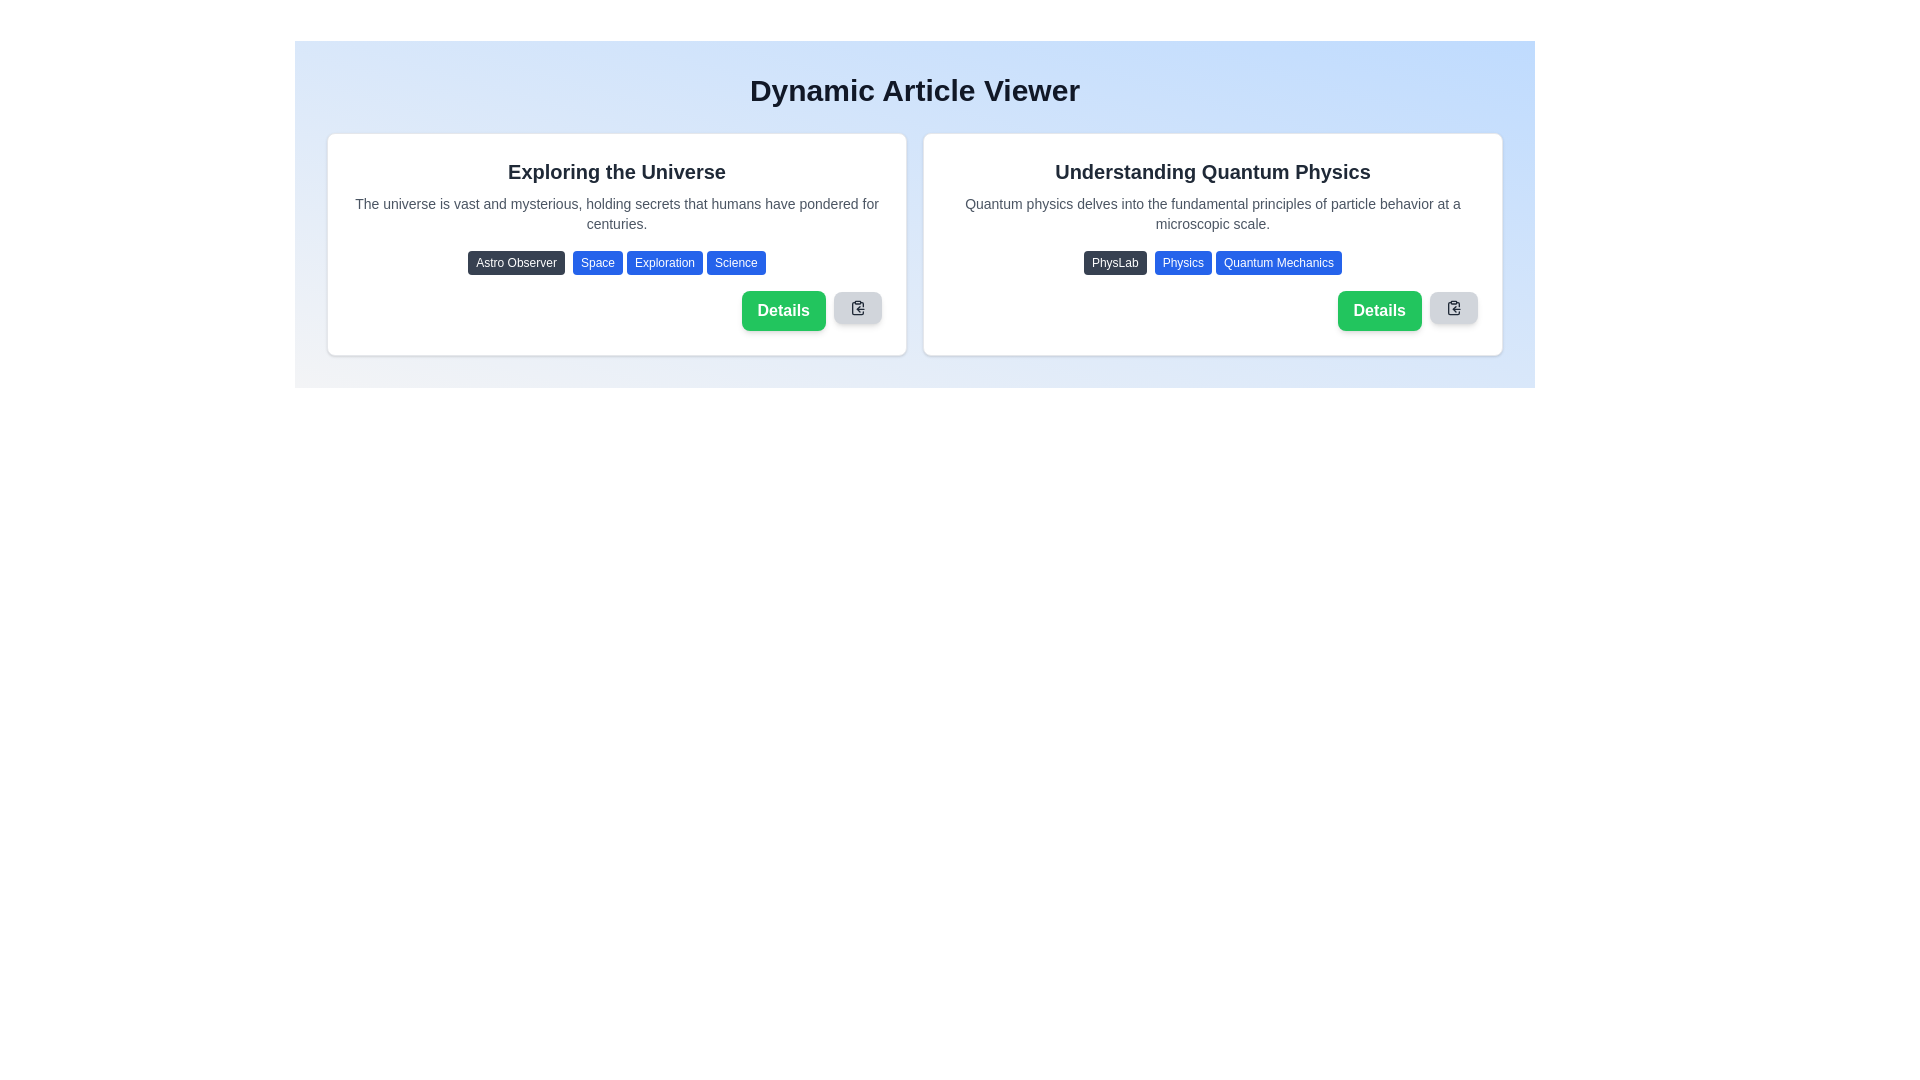  I want to click on the small, rounded rectangular badge with a dark gray background and white text displaying 'PhysLab', located within the 'Understanding Quantum Physics' card as the first tag from the left, so click(1114, 261).